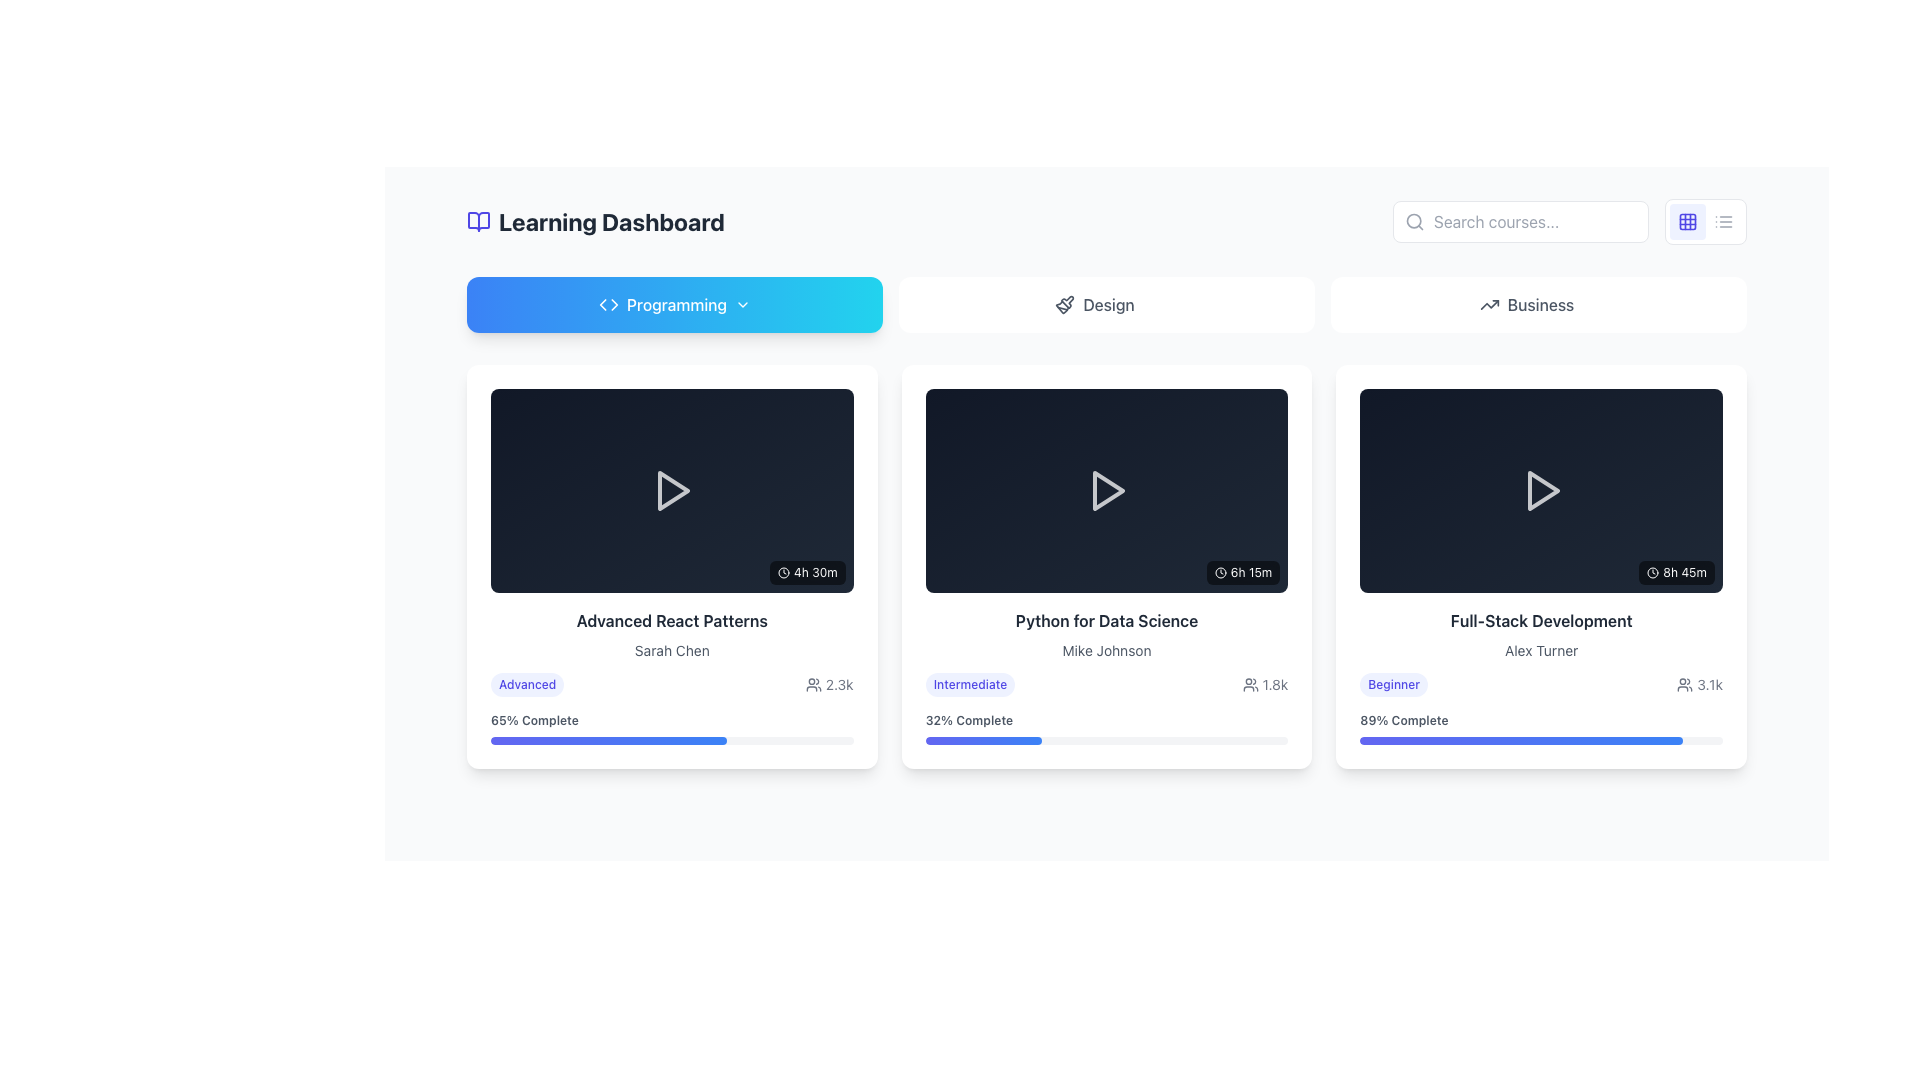 The width and height of the screenshot is (1920, 1080). Describe the element at coordinates (675, 304) in the screenshot. I see `the 'Programming' button, which is the first button in a group of three horizontally aligned buttons, featuring a gradient background from blue to cyan and white text with icons` at that location.